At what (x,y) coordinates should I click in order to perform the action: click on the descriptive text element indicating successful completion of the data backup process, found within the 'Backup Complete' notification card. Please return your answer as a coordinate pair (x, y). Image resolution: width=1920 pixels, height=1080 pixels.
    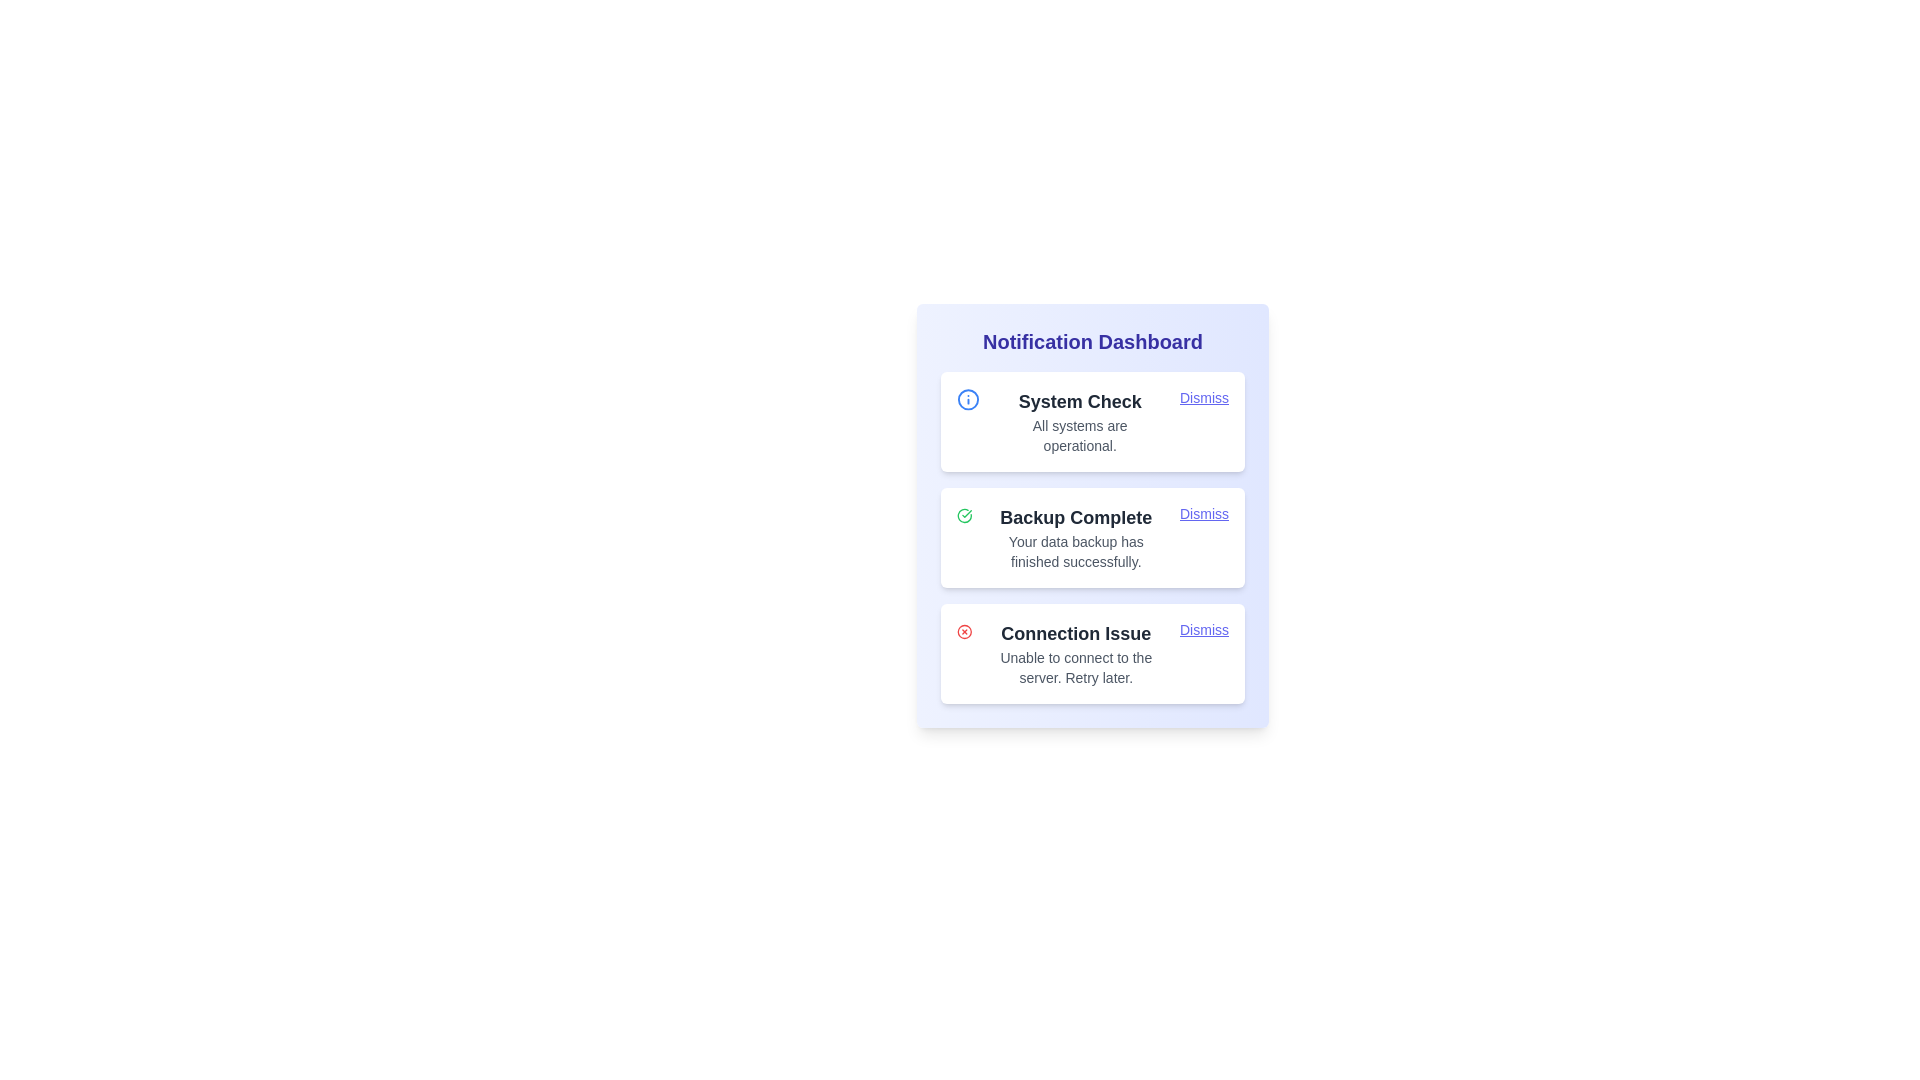
    Looking at the image, I should click on (1075, 551).